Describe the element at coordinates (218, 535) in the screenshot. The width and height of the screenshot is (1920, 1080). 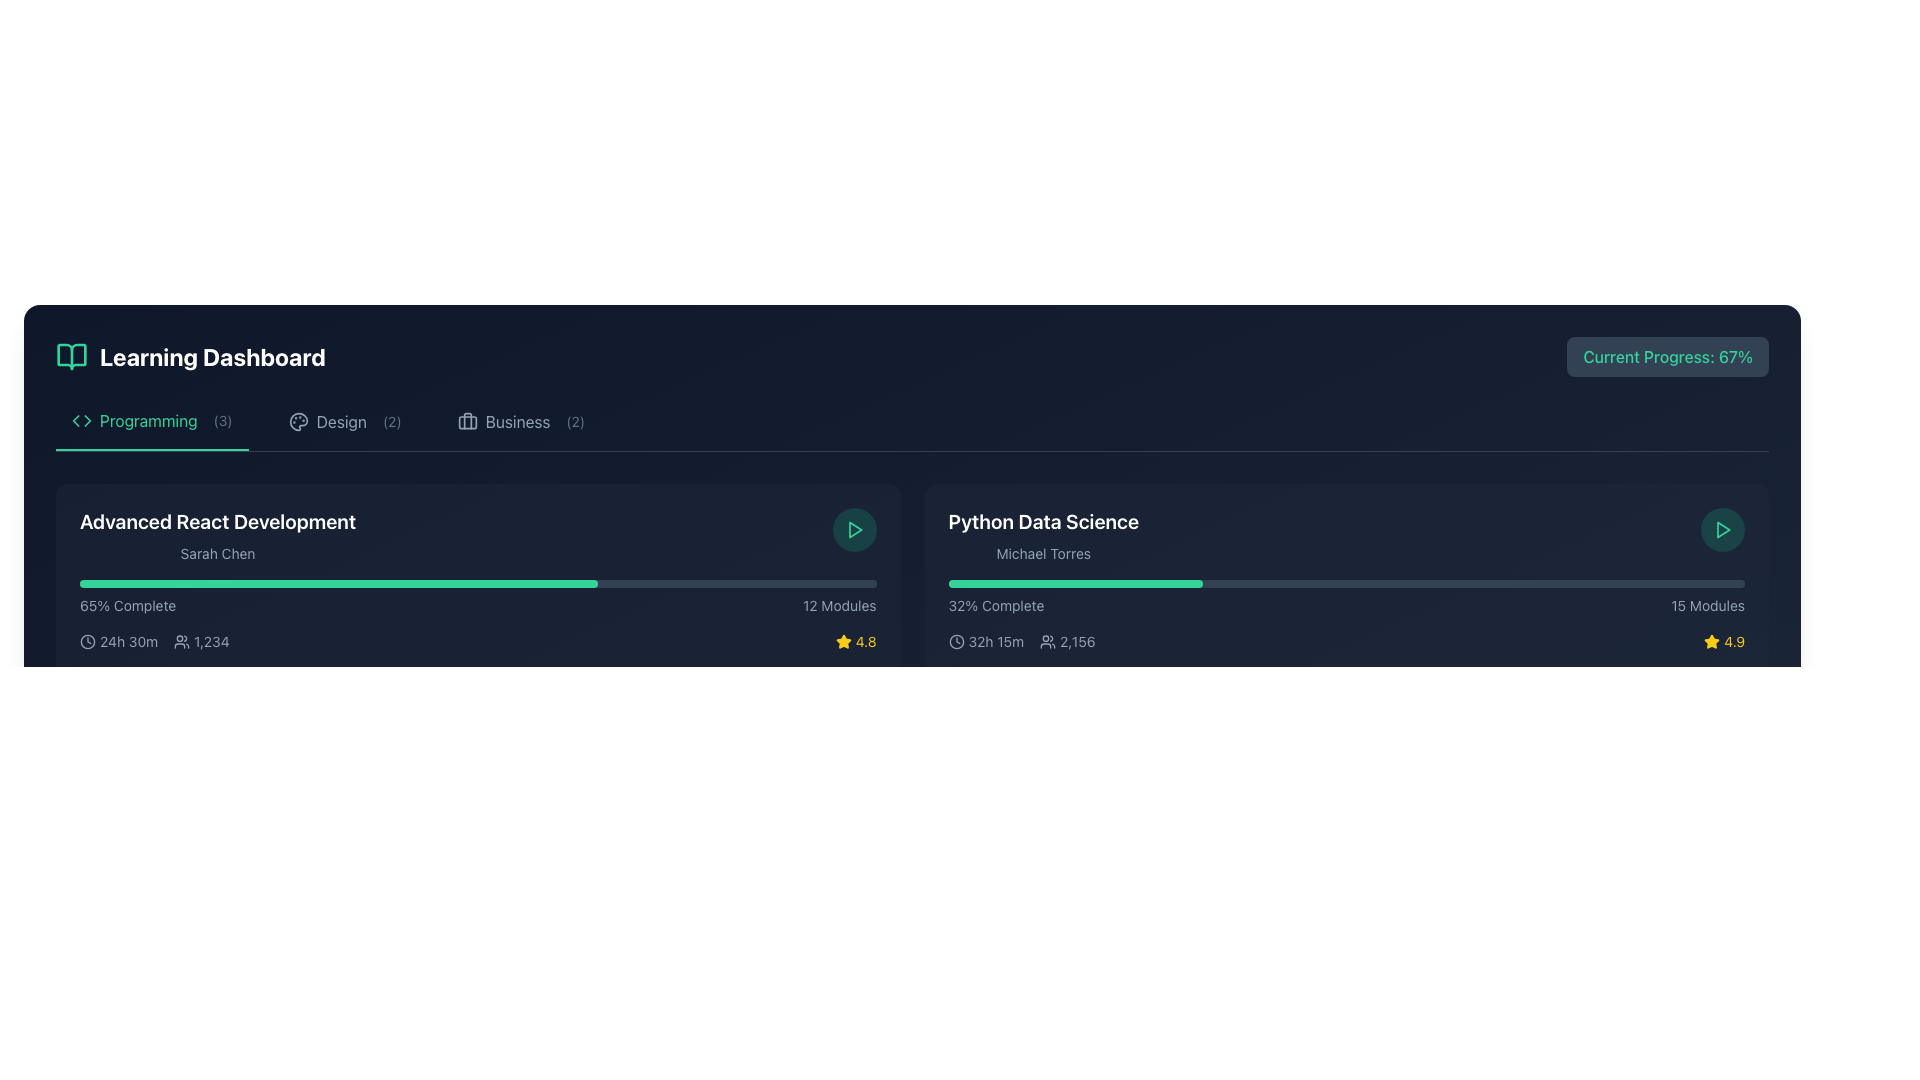
I see `the text label element displaying 'Advanced React Development' and 'Sarah Chen' within the Learning Dashboard interface, located in the leftmost card` at that location.